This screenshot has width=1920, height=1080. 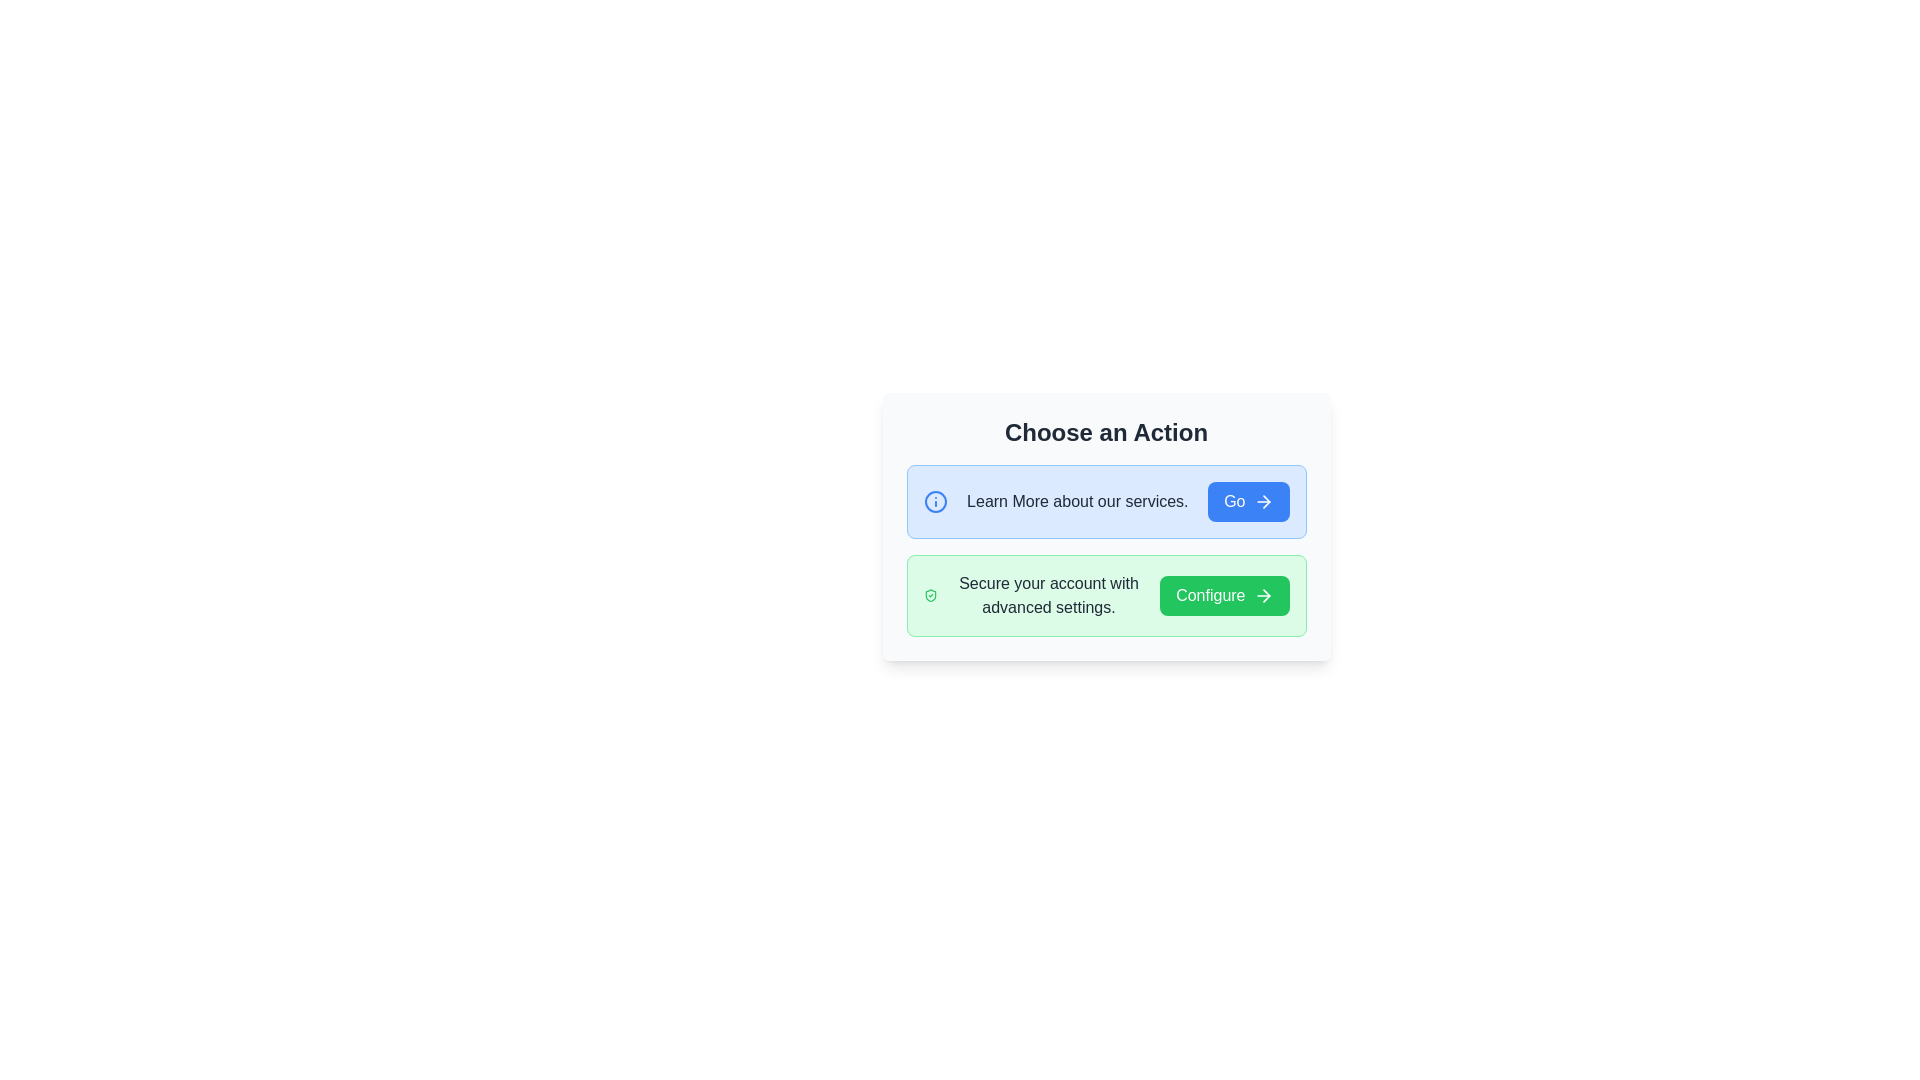 I want to click on the small right-pointing arrow icon located on the 'Go' button, which has a blue background and is positioned near the right edge of the button, so click(x=1265, y=500).